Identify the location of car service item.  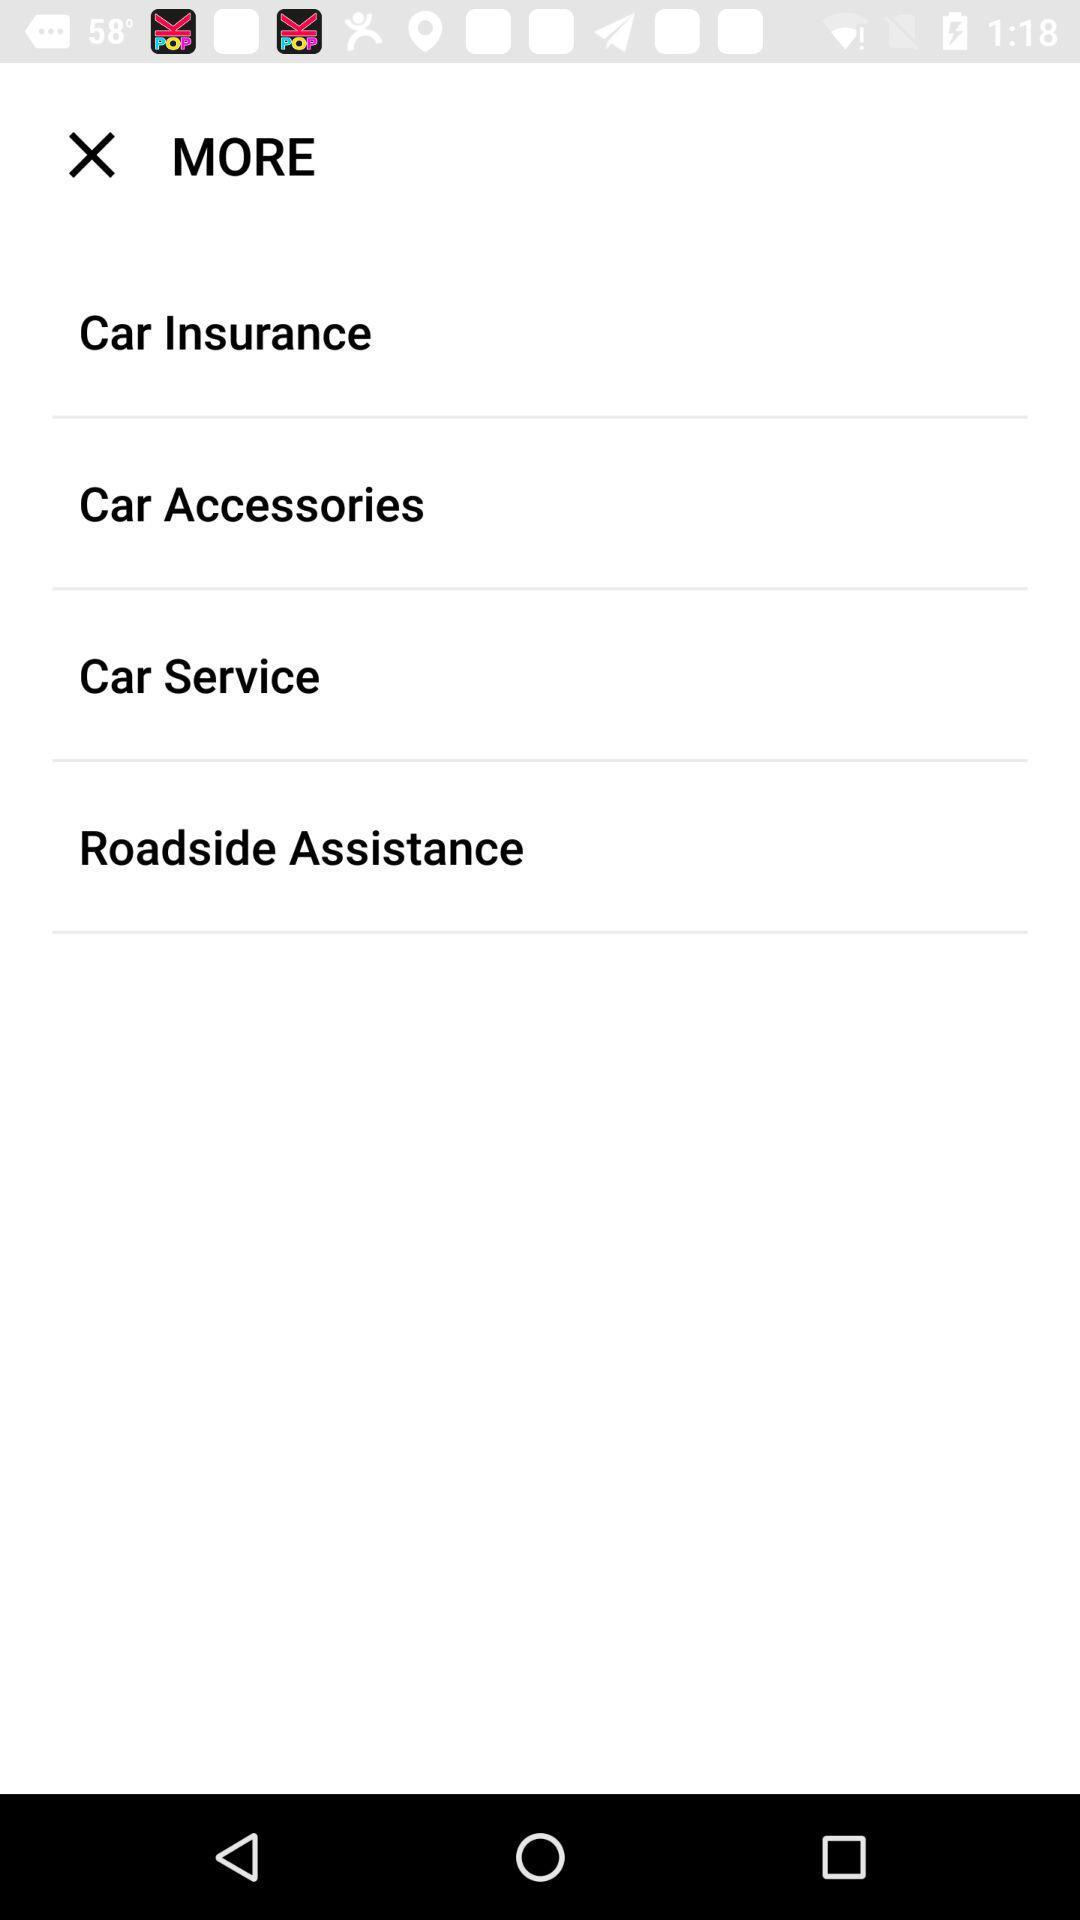
(540, 674).